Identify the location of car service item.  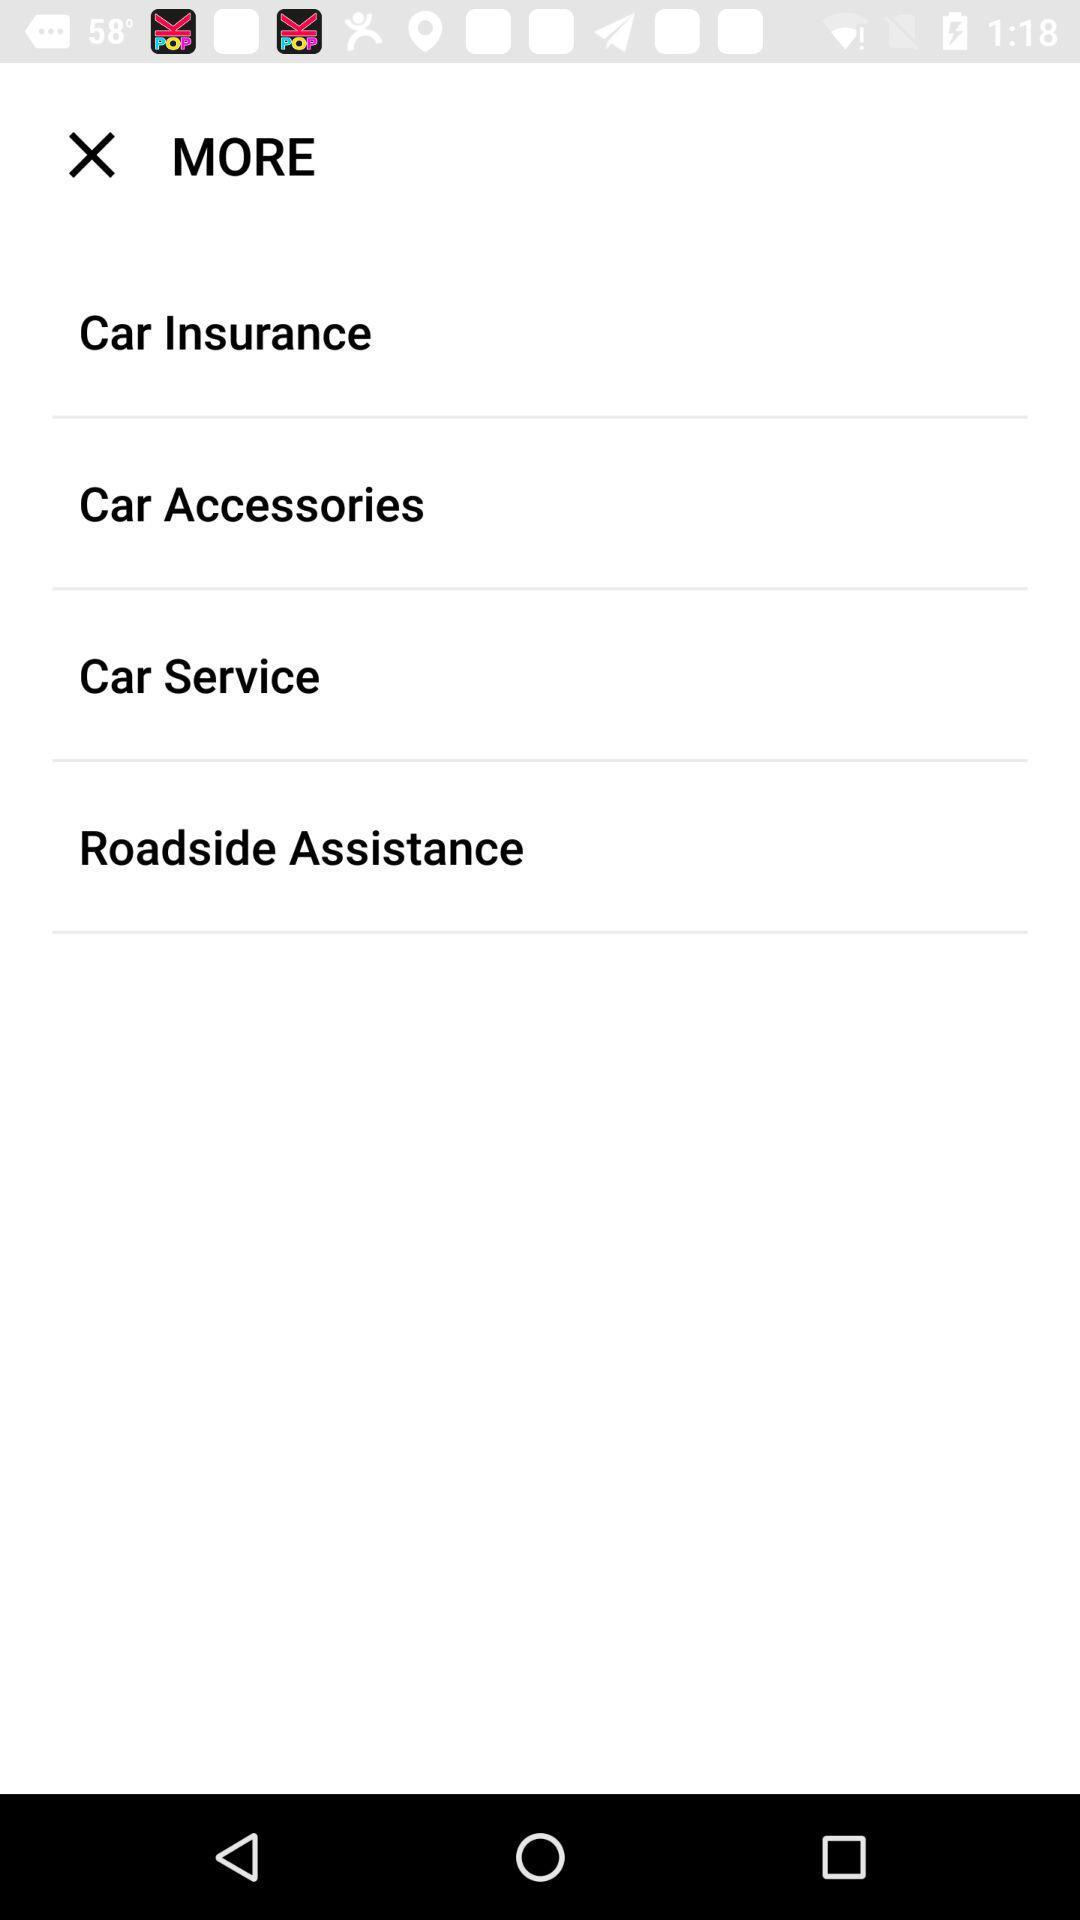
(540, 674).